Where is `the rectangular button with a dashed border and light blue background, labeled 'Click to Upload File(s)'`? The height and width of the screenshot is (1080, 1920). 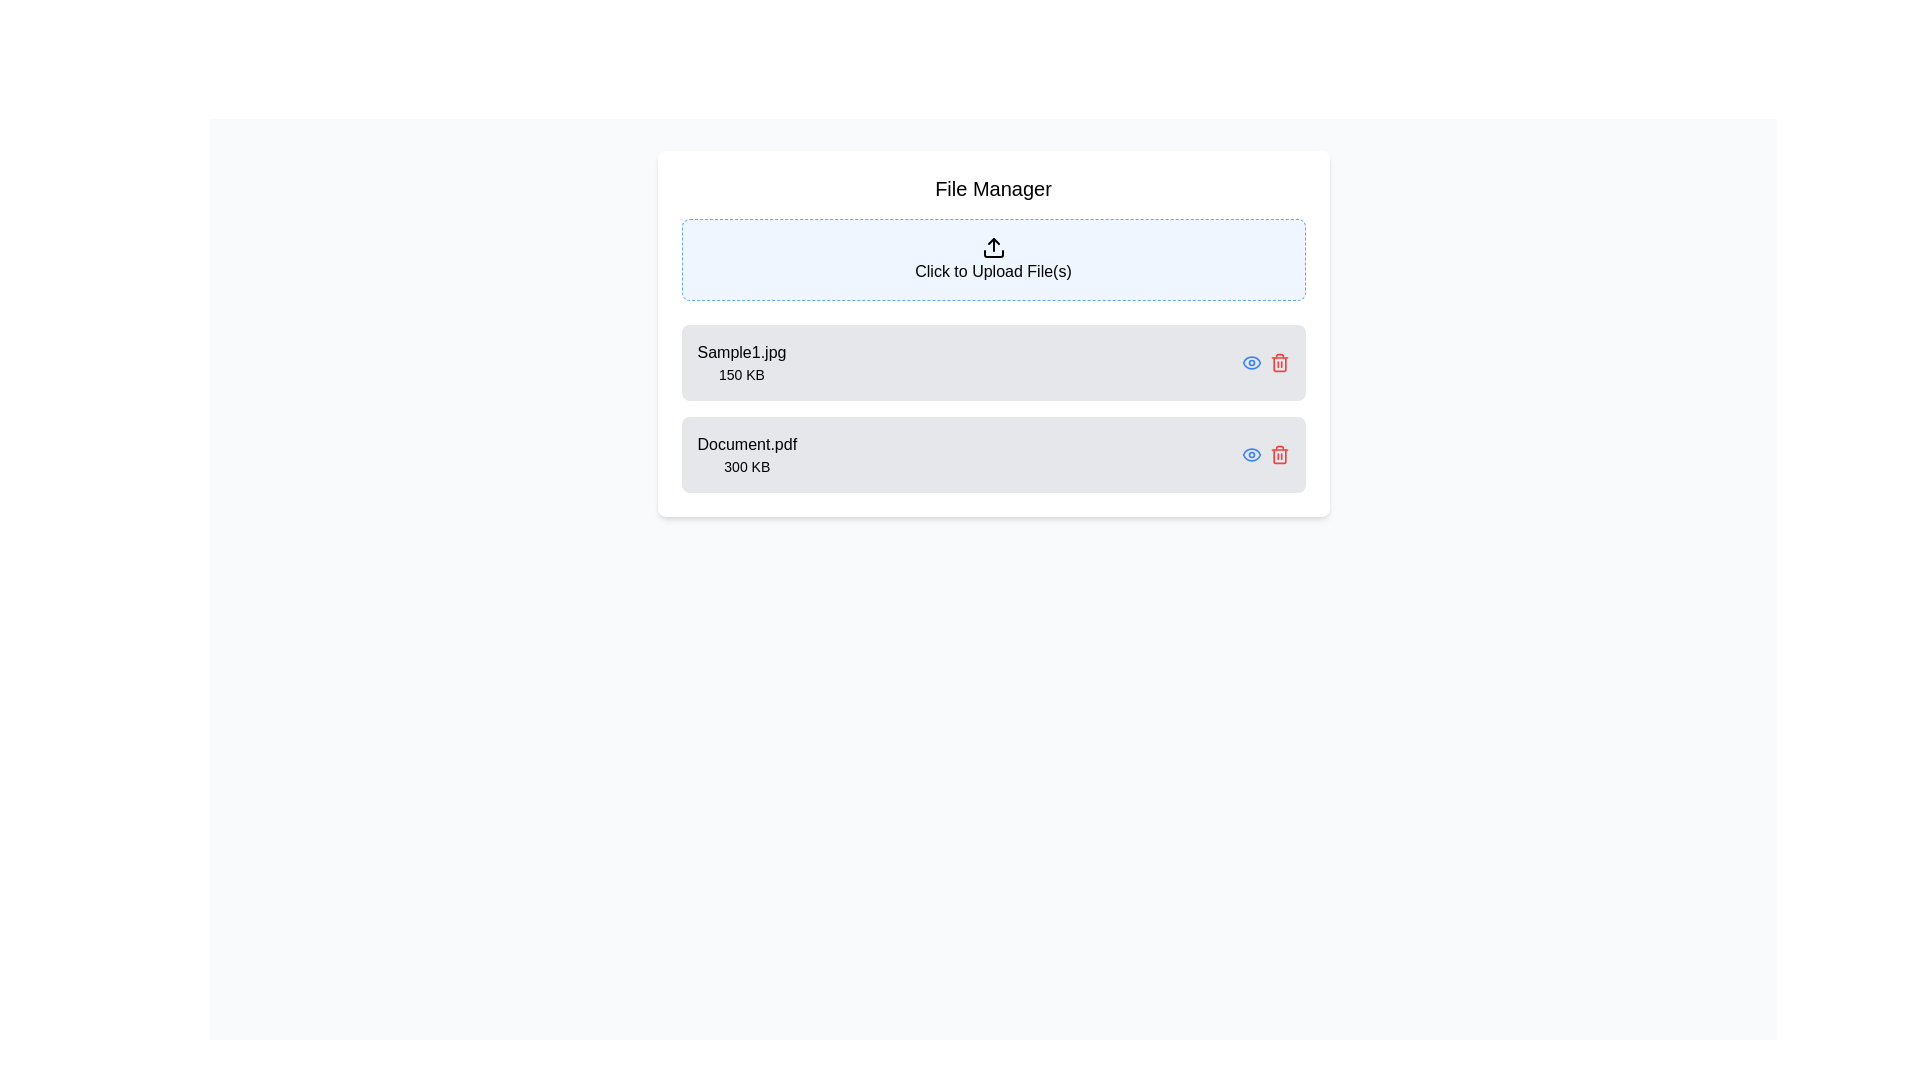 the rectangular button with a dashed border and light blue background, labeled 'Click to Upload File(s)' is located at coordinates (993, 258).